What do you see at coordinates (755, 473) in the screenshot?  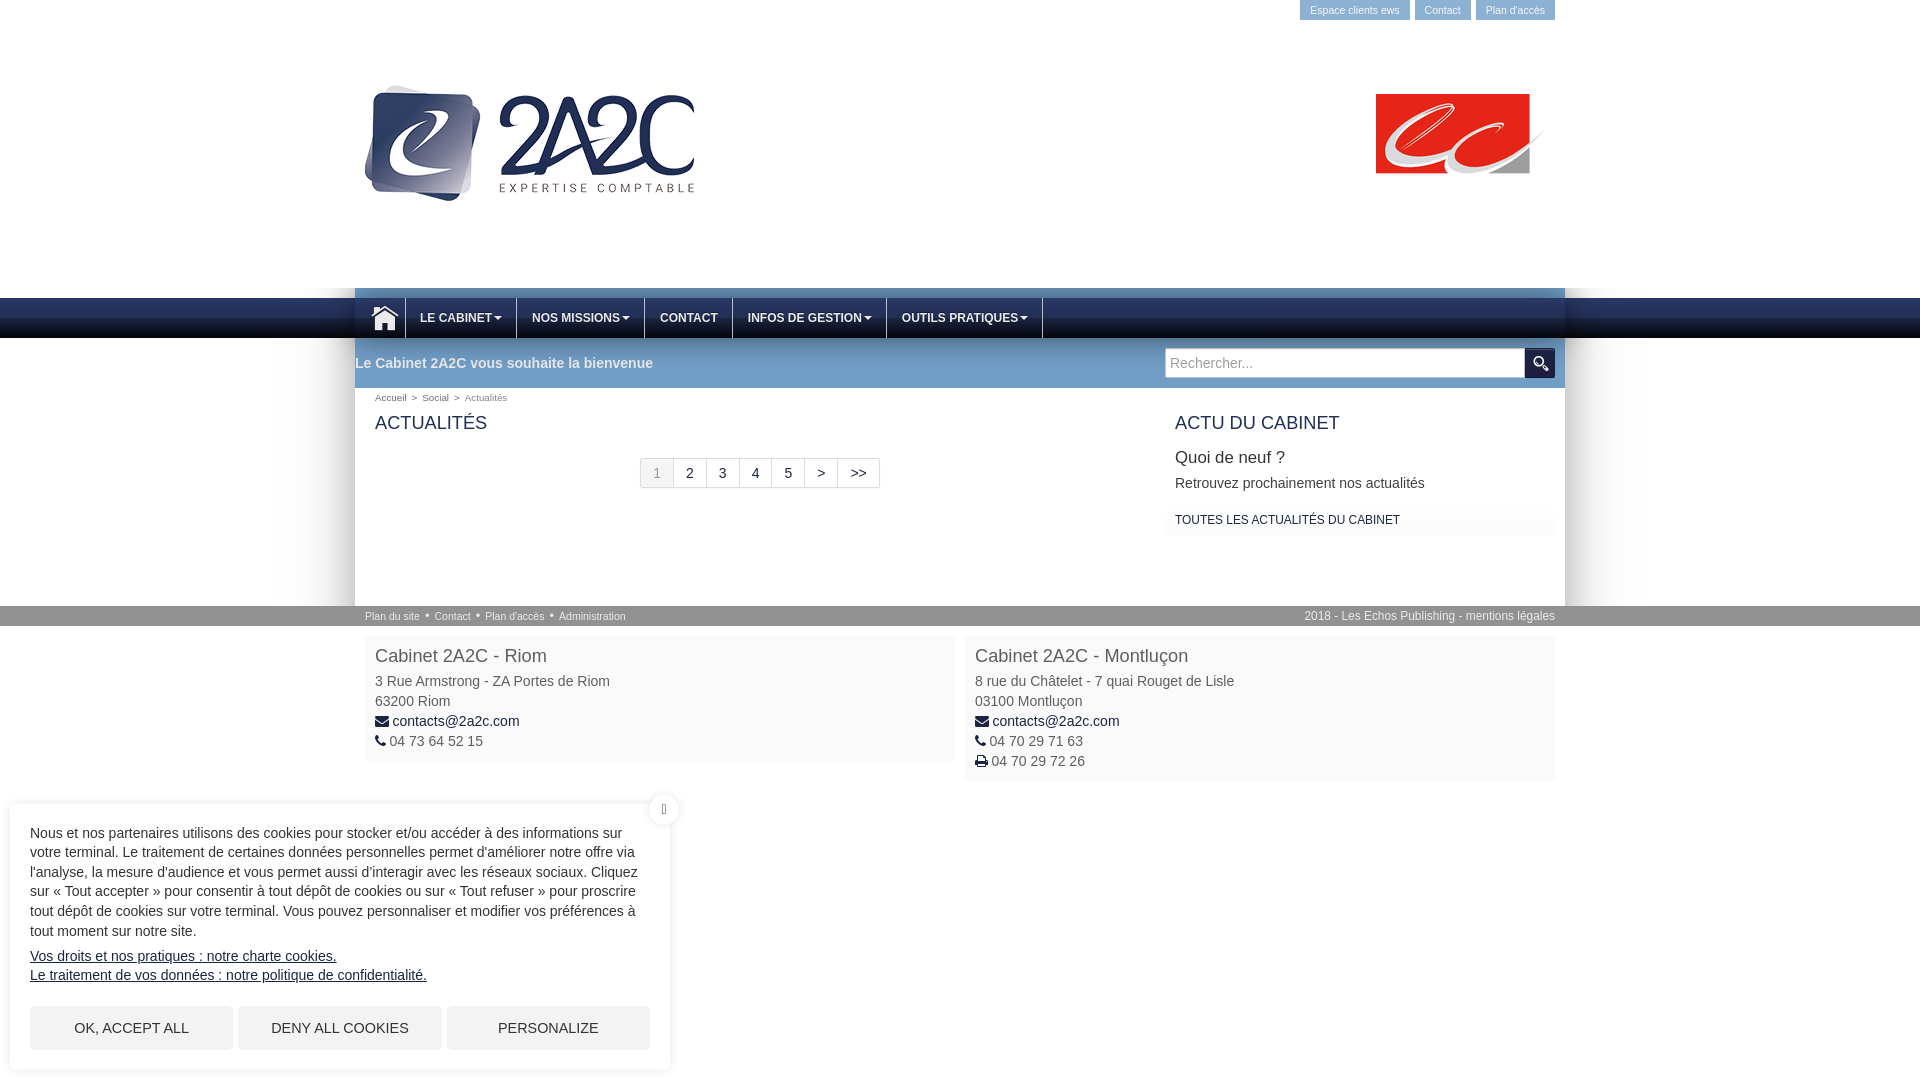 I see `'4'` at bounding box center [755, 473].